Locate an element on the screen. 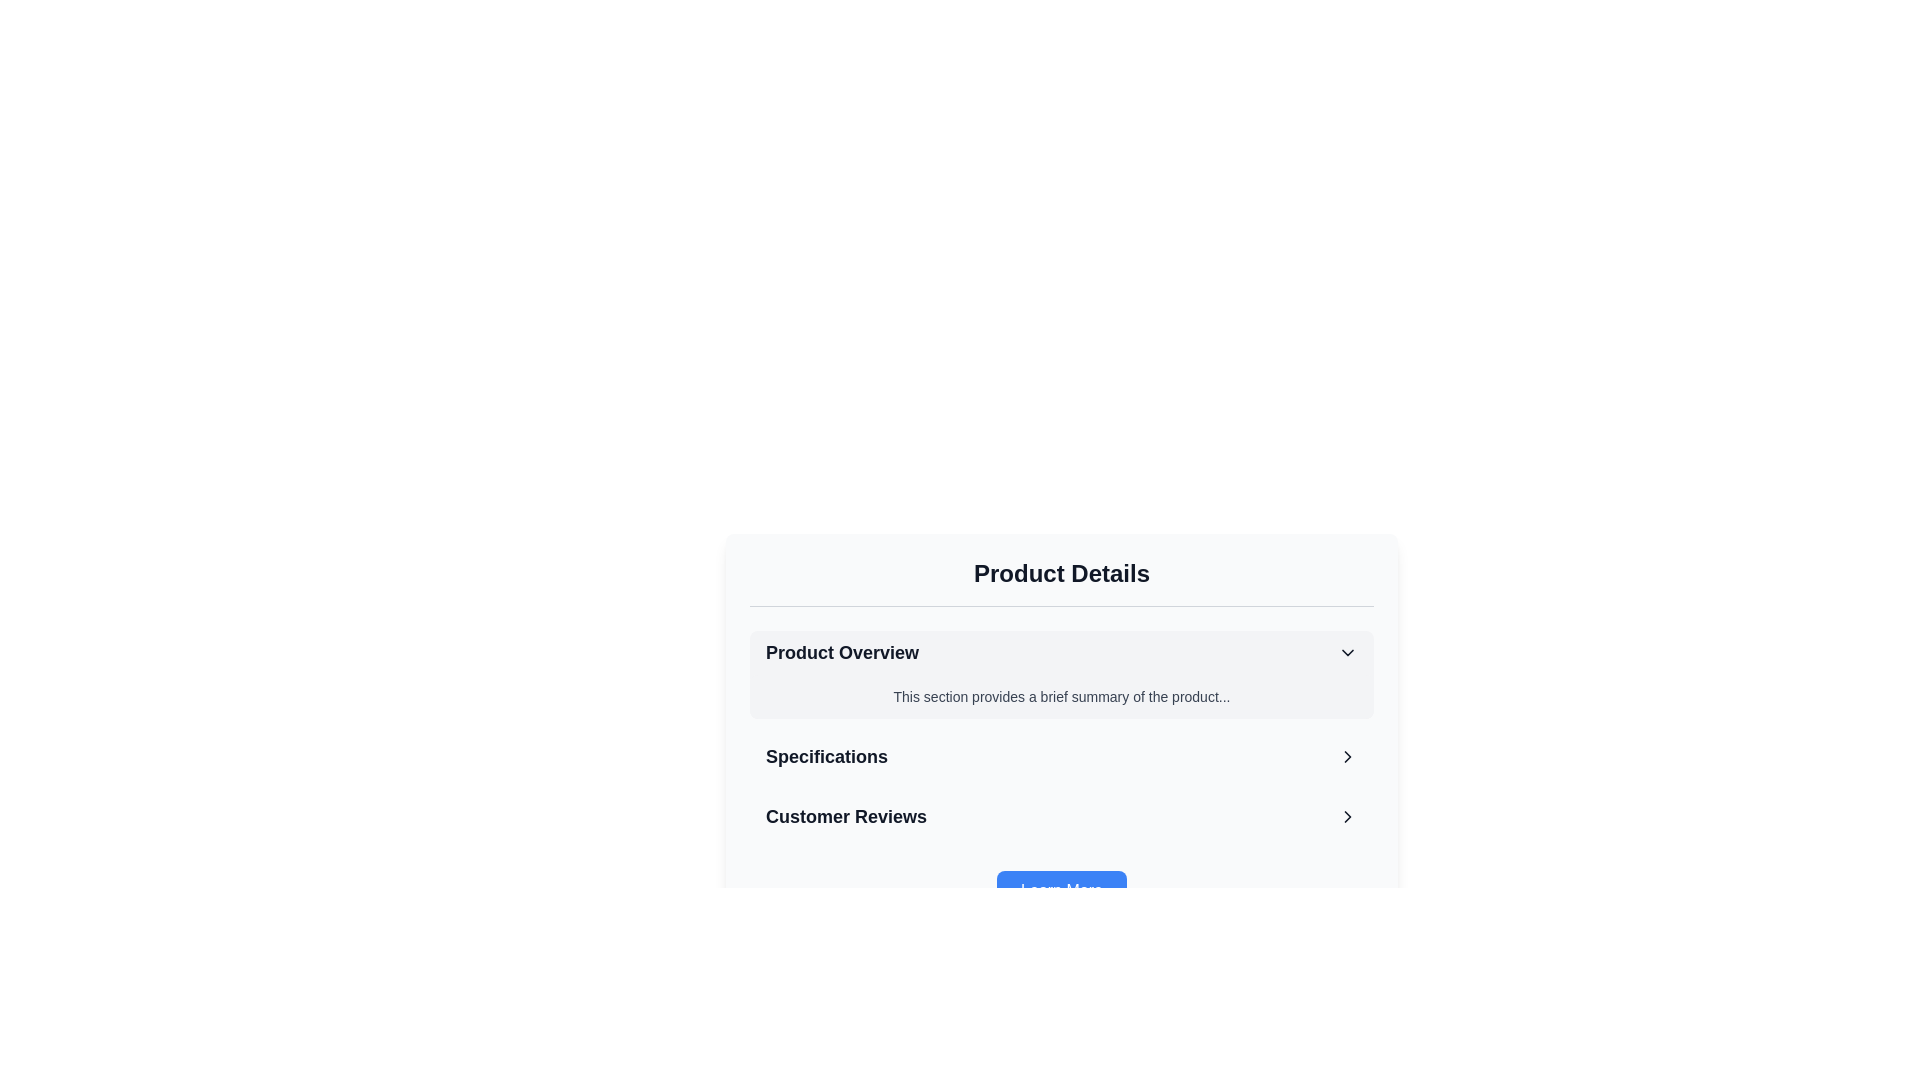 This screenshot has width=1920, height=1080. the text block that contains the summary 'This section provides a brief summary of the product...' located in the 'Product Overview' section is located at coordinates (1060, 696).